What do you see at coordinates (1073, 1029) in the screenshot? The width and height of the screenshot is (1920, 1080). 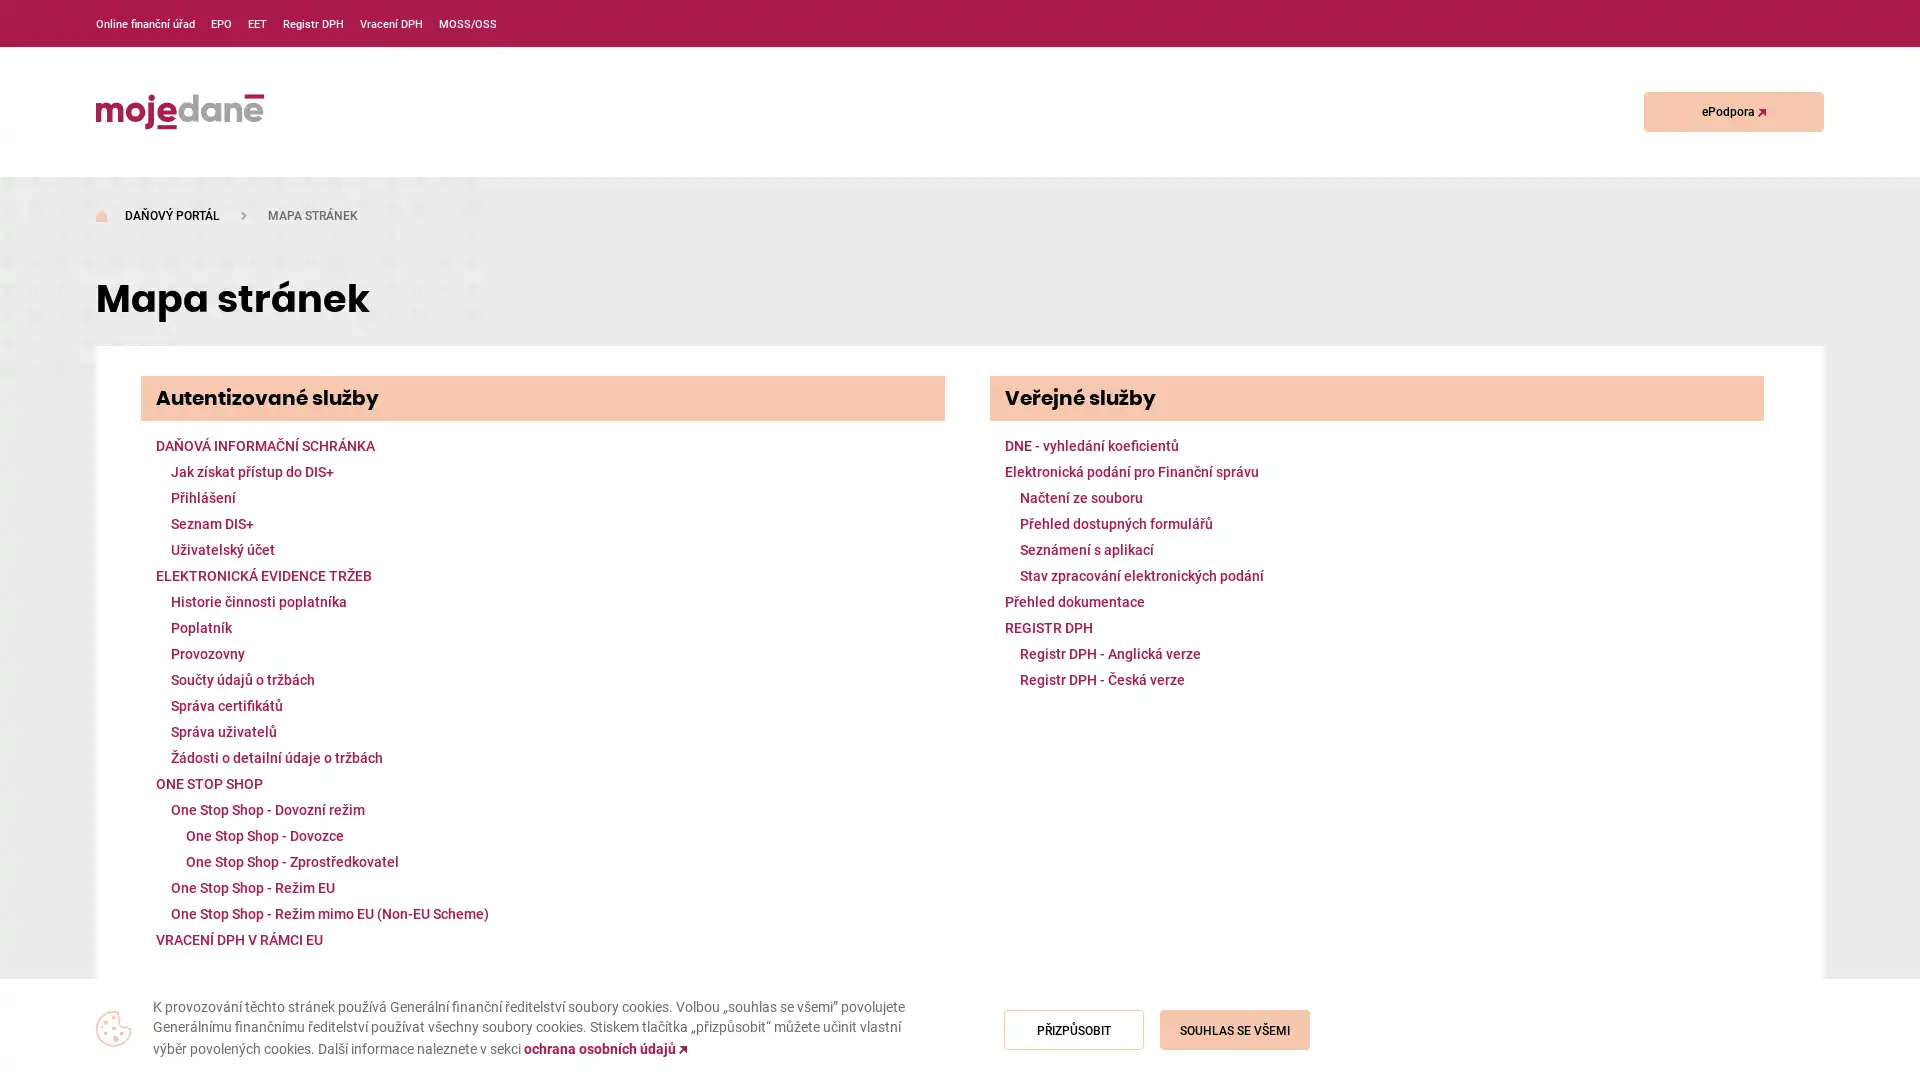 I see `PRIZPUSOBIT` at bounding box center [1073, 1029].